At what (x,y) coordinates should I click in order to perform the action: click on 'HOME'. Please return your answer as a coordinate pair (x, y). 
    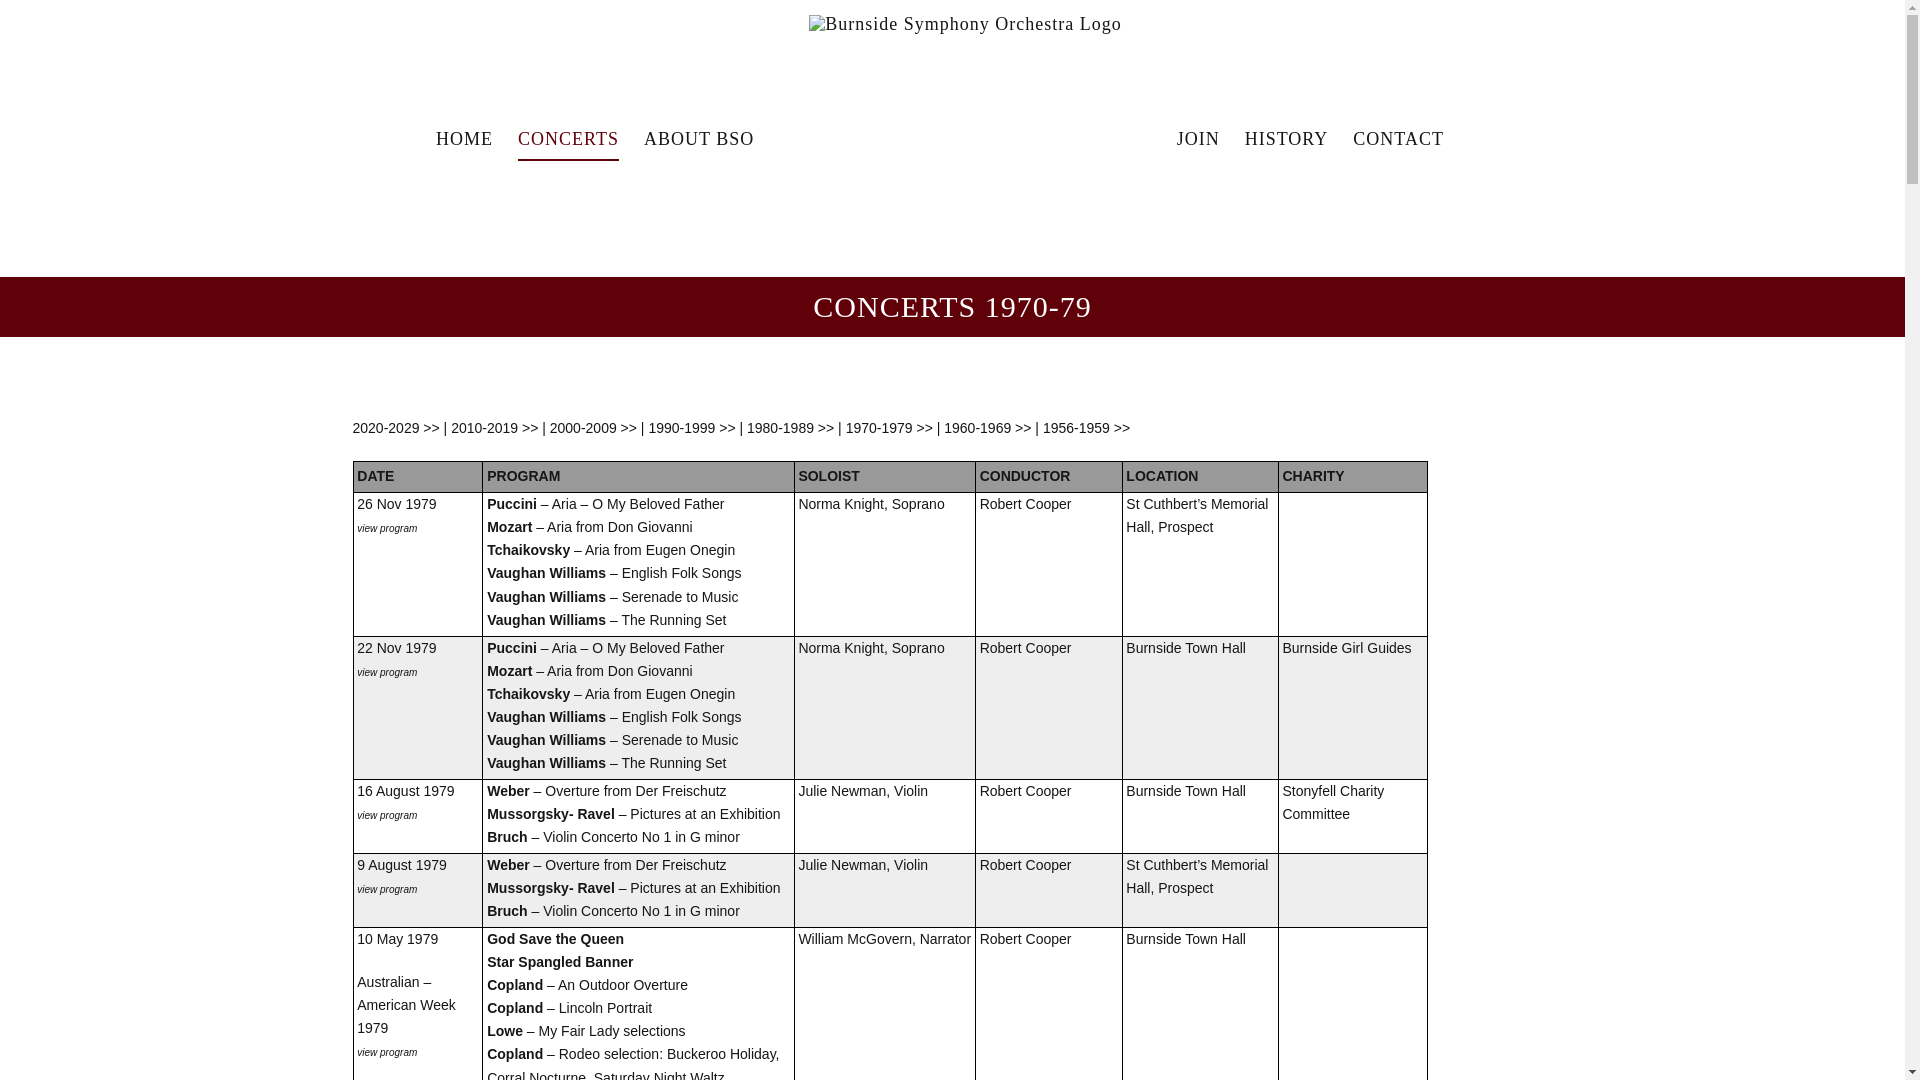
    Looking at the image, I should click on (463, 137).